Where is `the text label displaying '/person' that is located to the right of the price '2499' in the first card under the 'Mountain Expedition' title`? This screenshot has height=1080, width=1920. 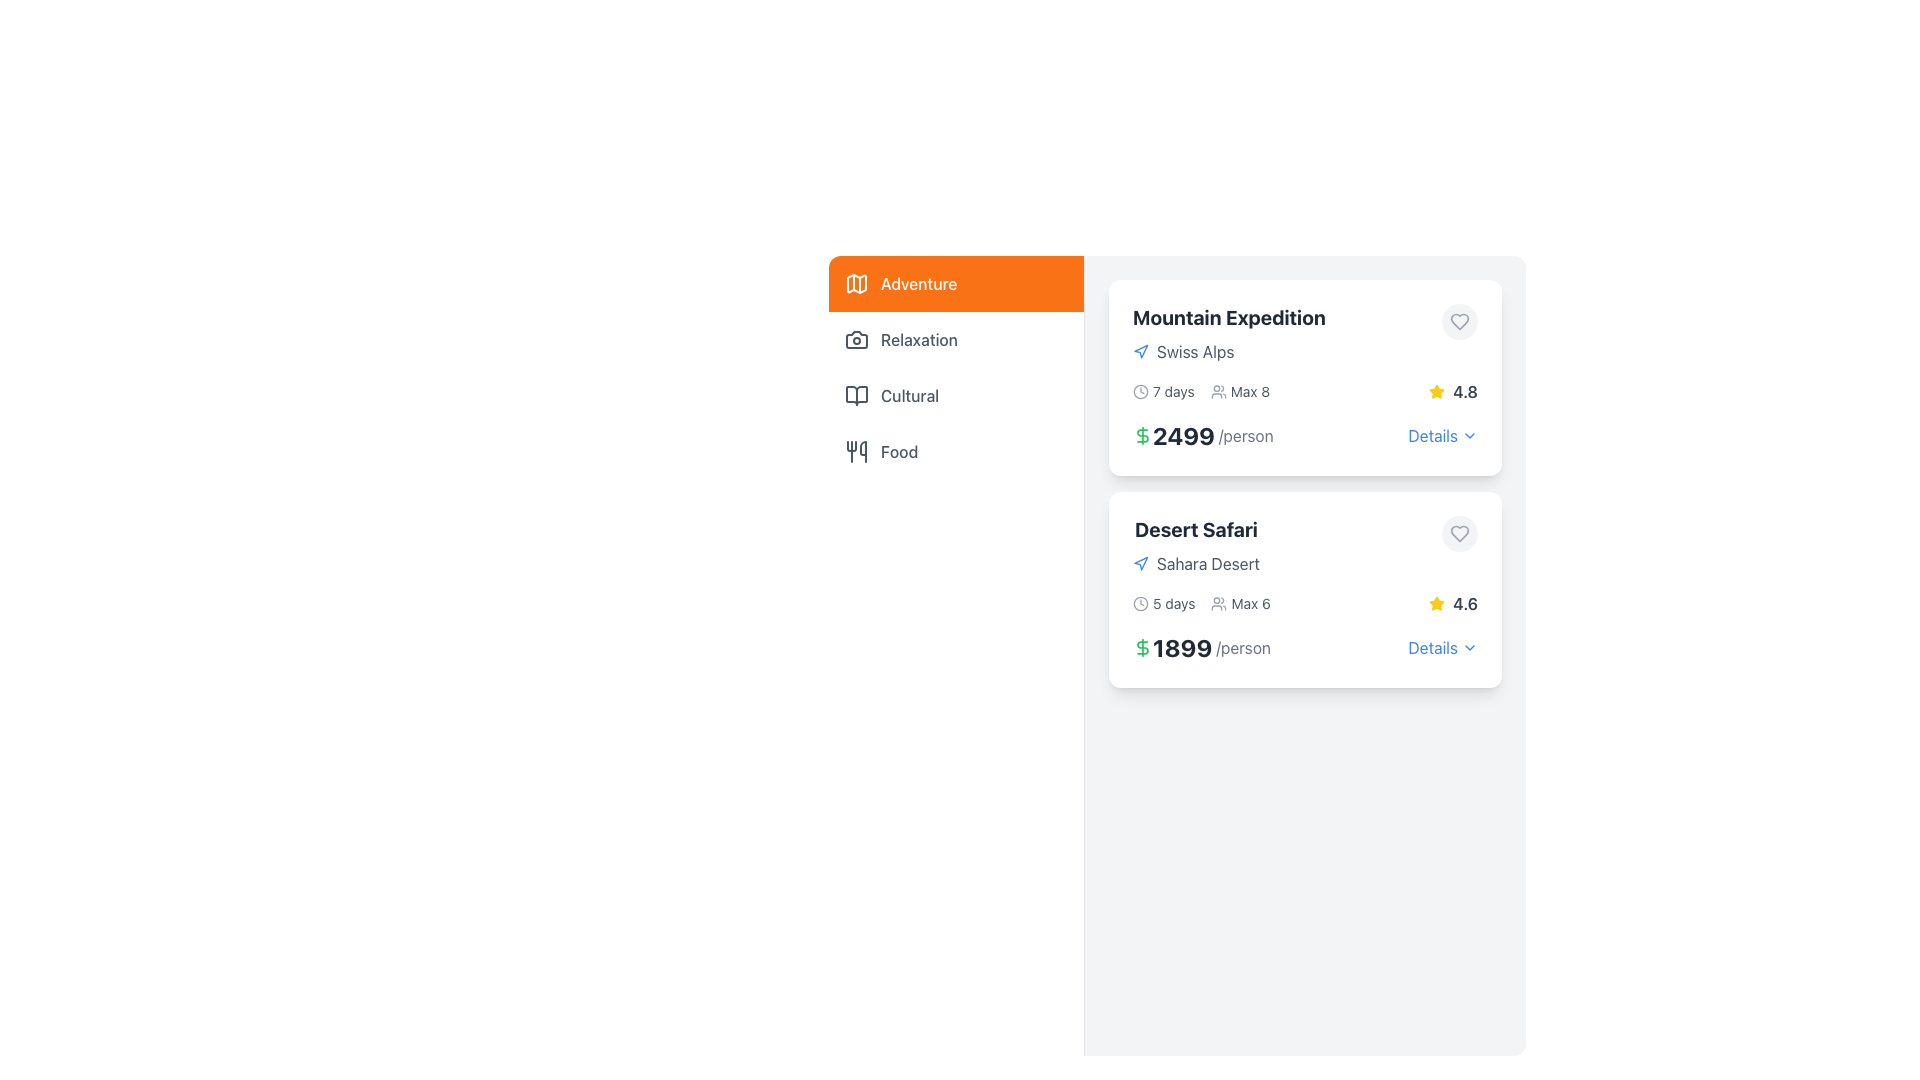
the text label displaying '/person' that is located to the right of the price '2499' in the first card under the 'Mountain Expedition' title is located at coordinates (1245, 434).